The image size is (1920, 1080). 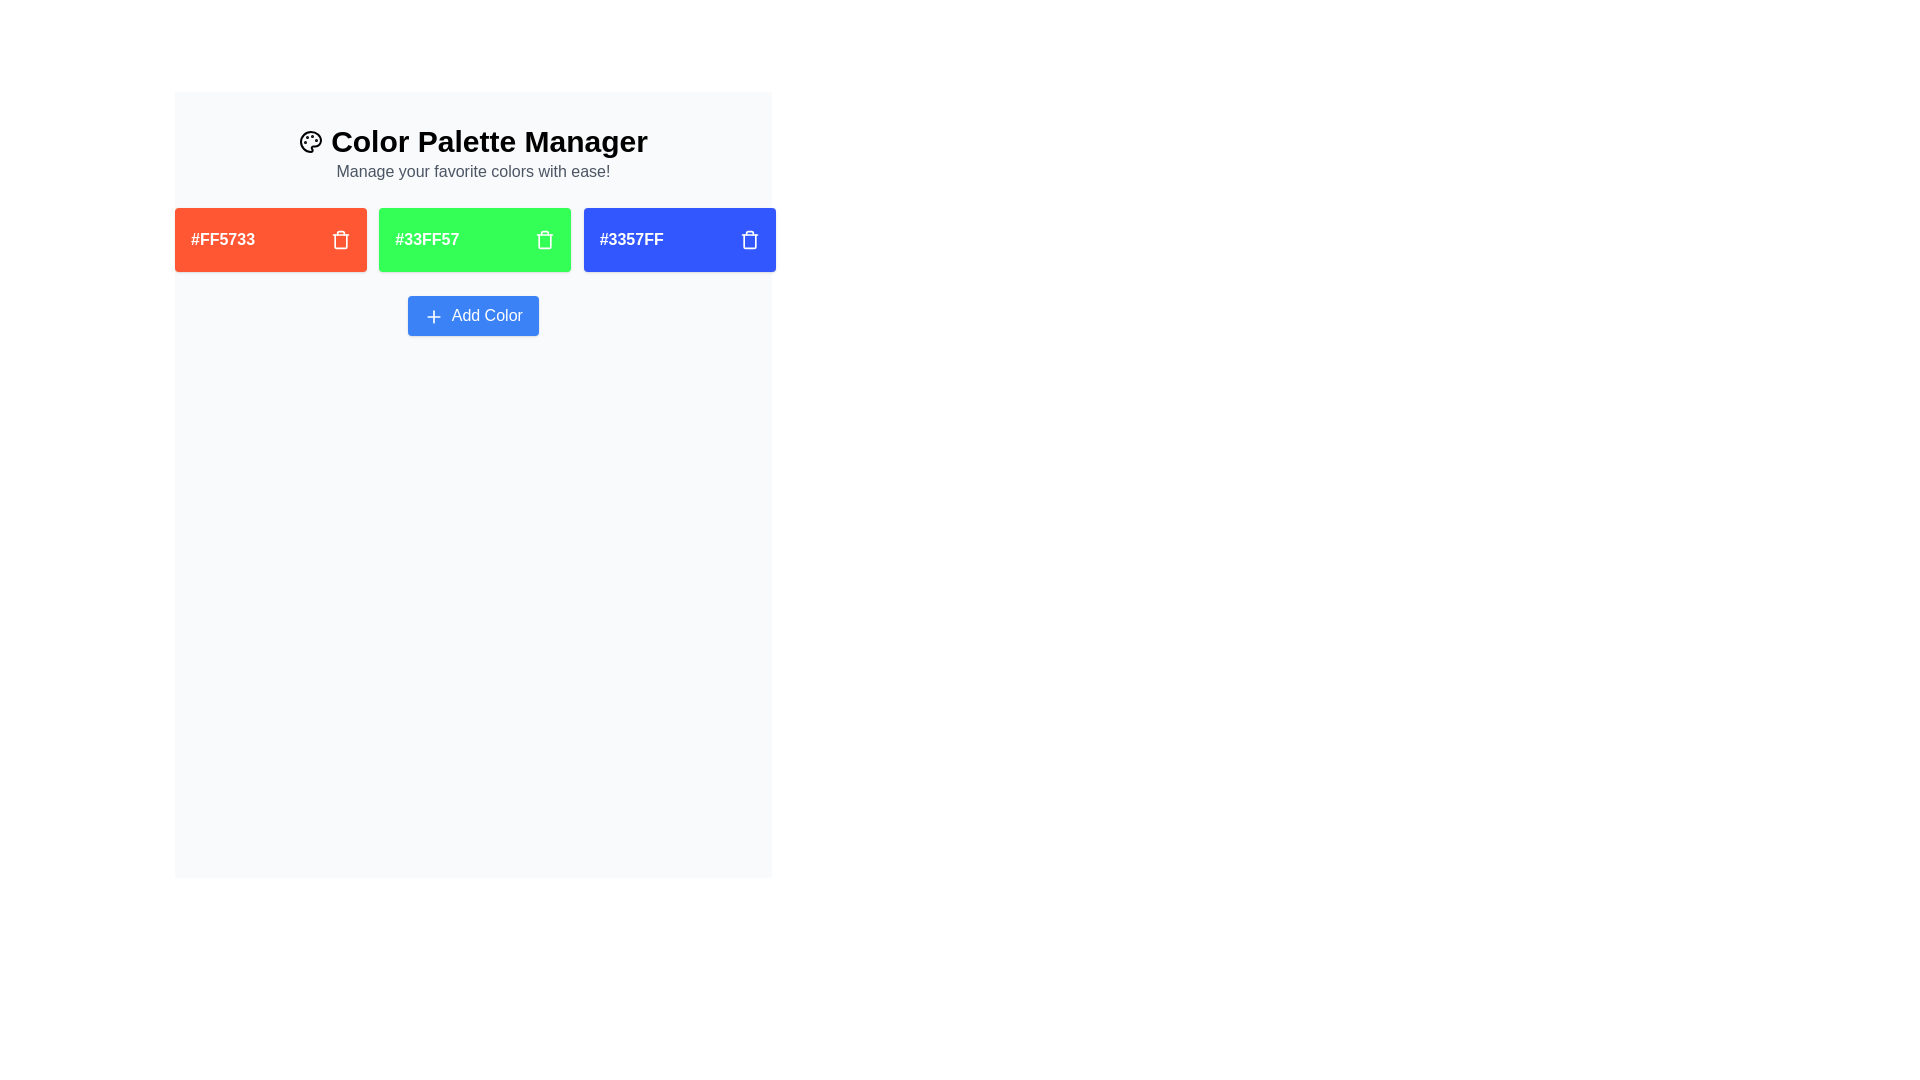 I want to click on the button located centrally below the three color blocks in the 'Color Palette Manager' UI, so click(x=472, y=315).